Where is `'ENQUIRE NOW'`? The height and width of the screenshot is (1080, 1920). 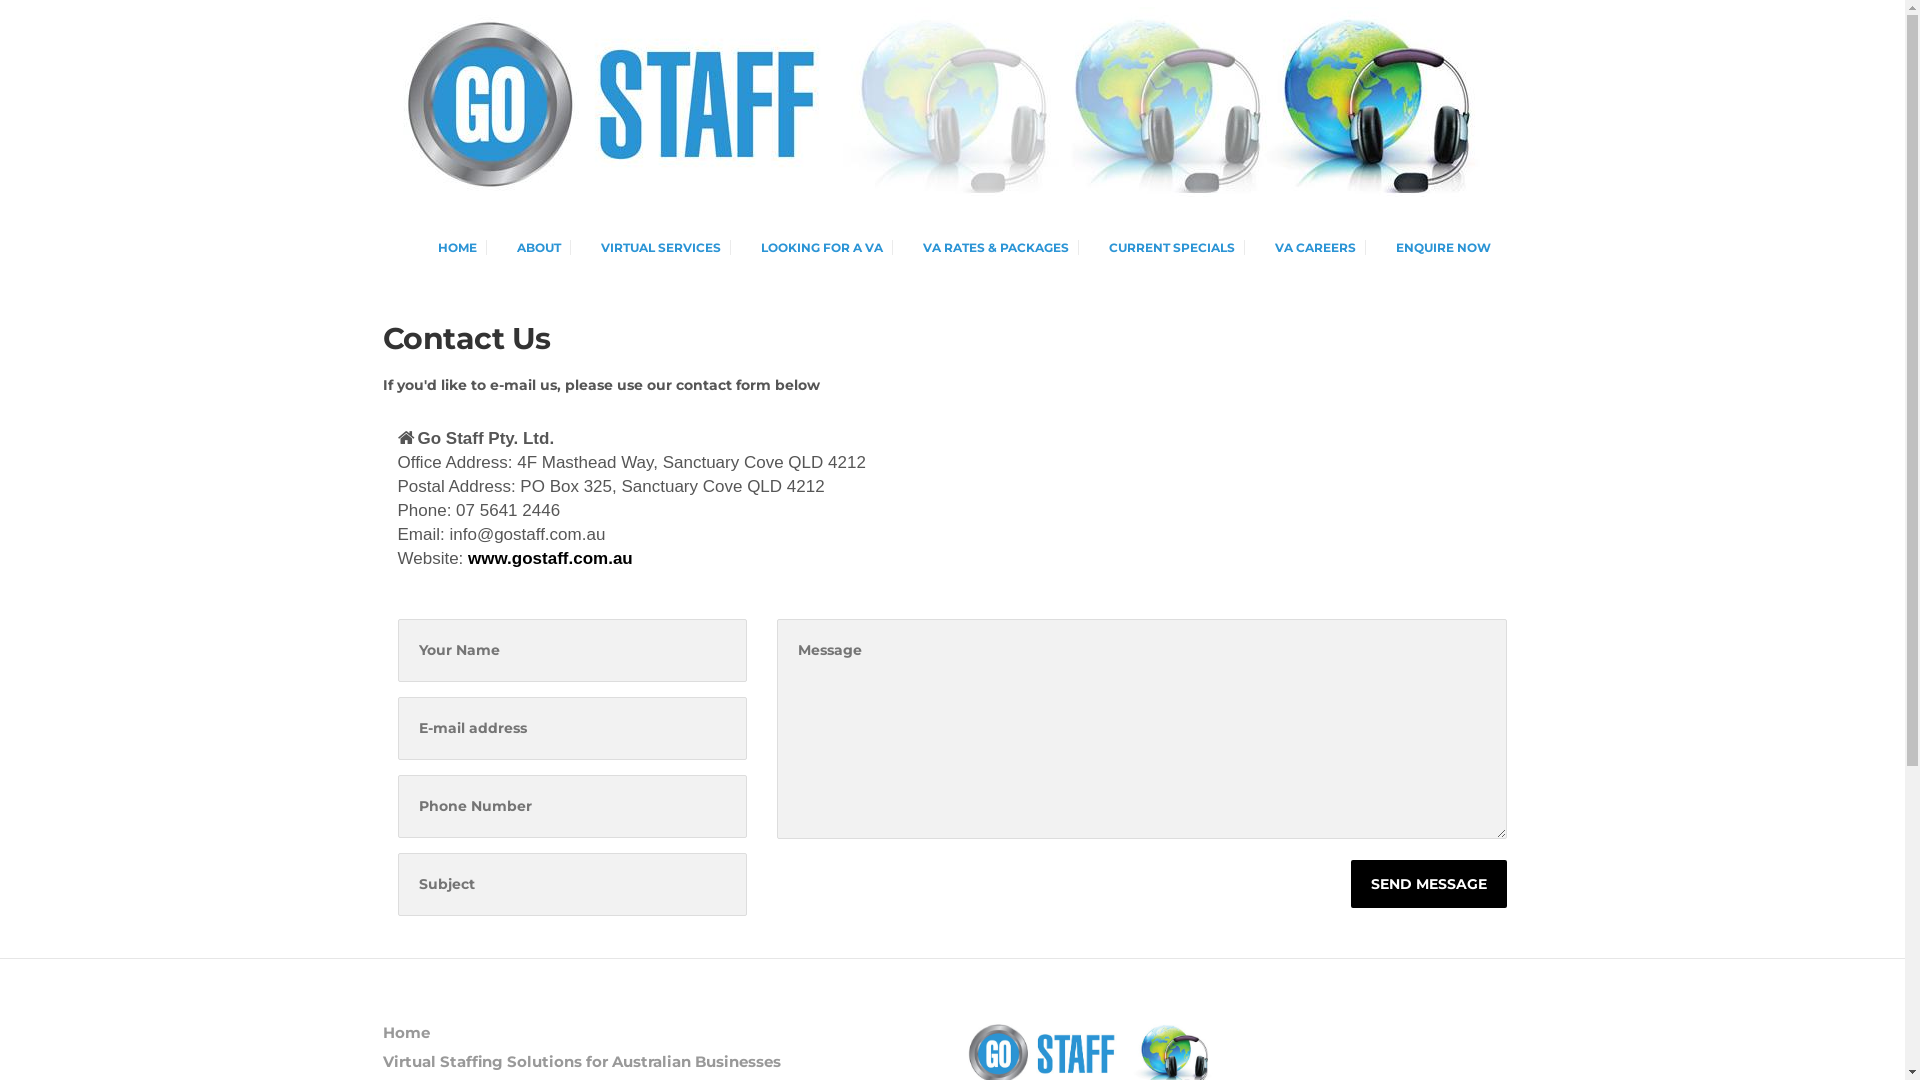
'ENQUIRE NOW' is located at coordinates (1432, 246).